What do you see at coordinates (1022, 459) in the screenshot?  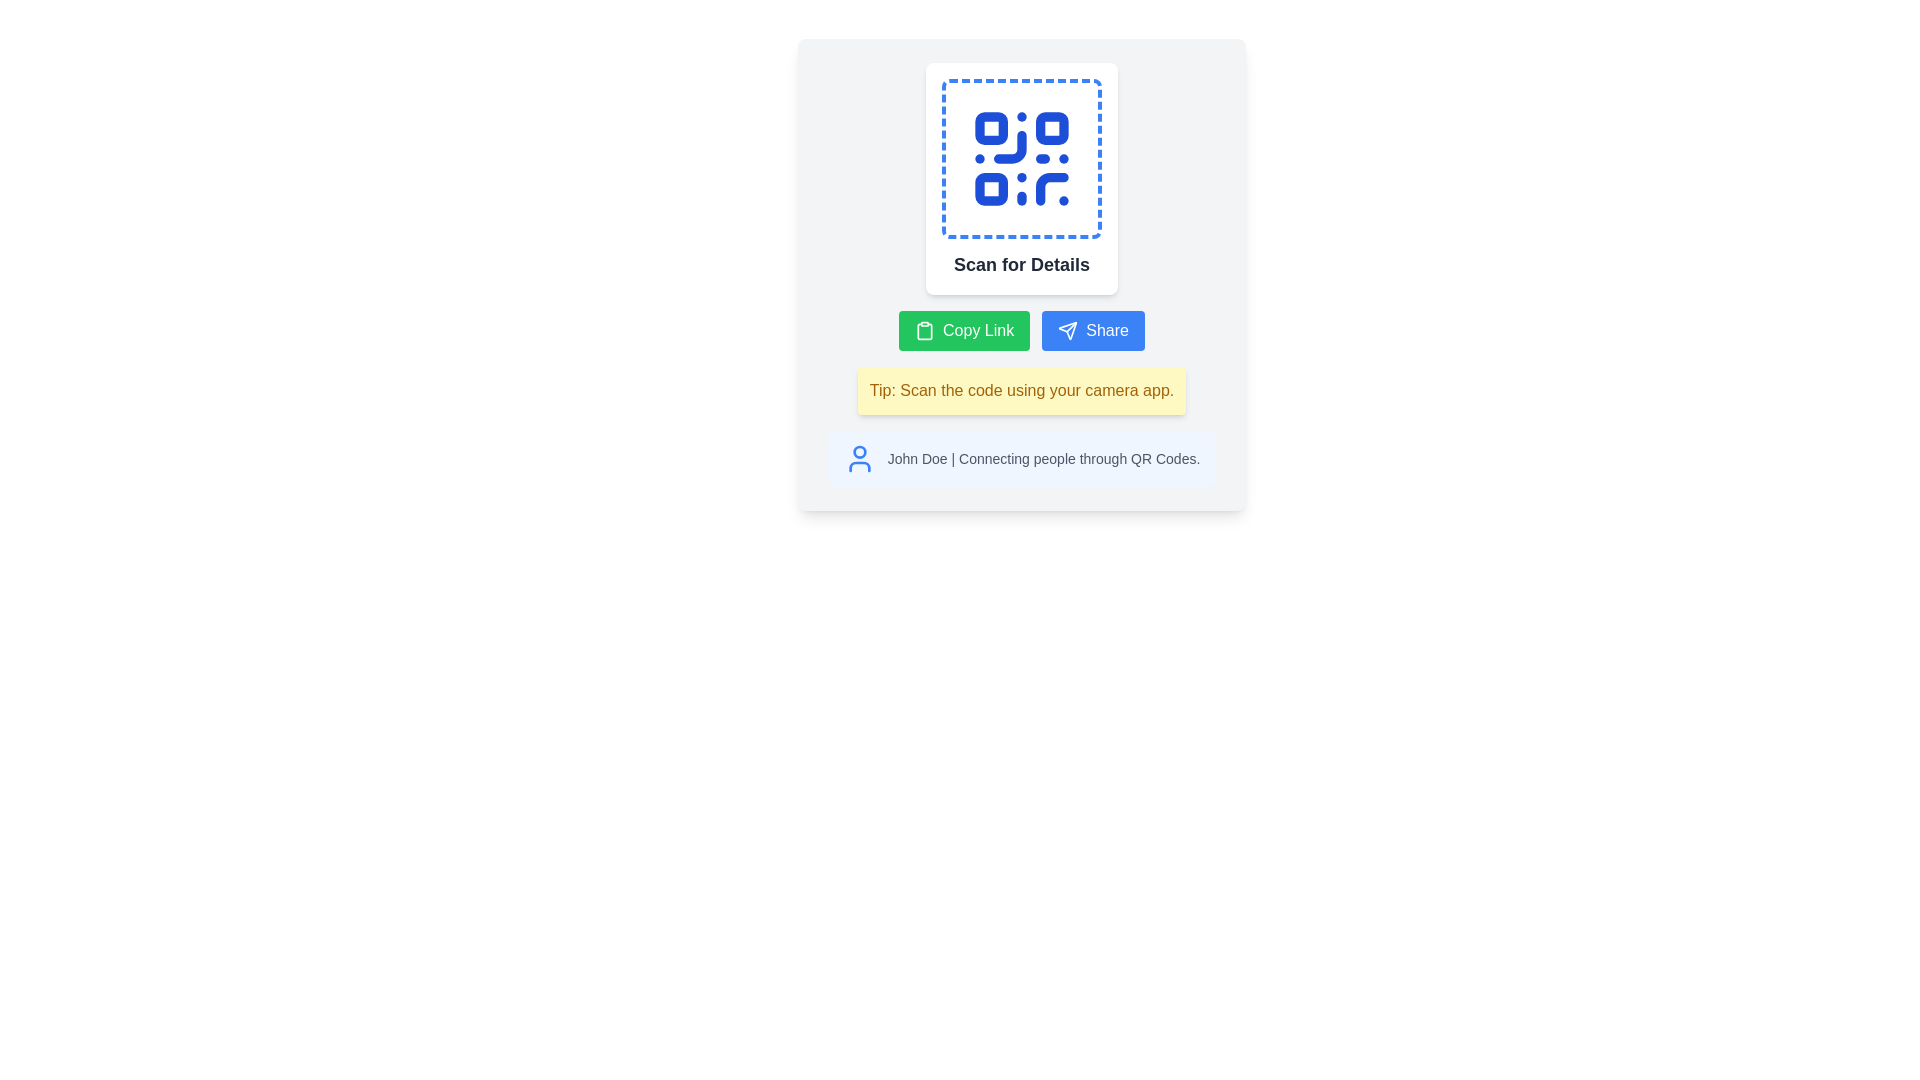 I see `the Information Panel that has a light blue background, rounded corners, and contains the text 'John Doe | Connecting people through QR Codes.'` at bounding box center [1022, 459].